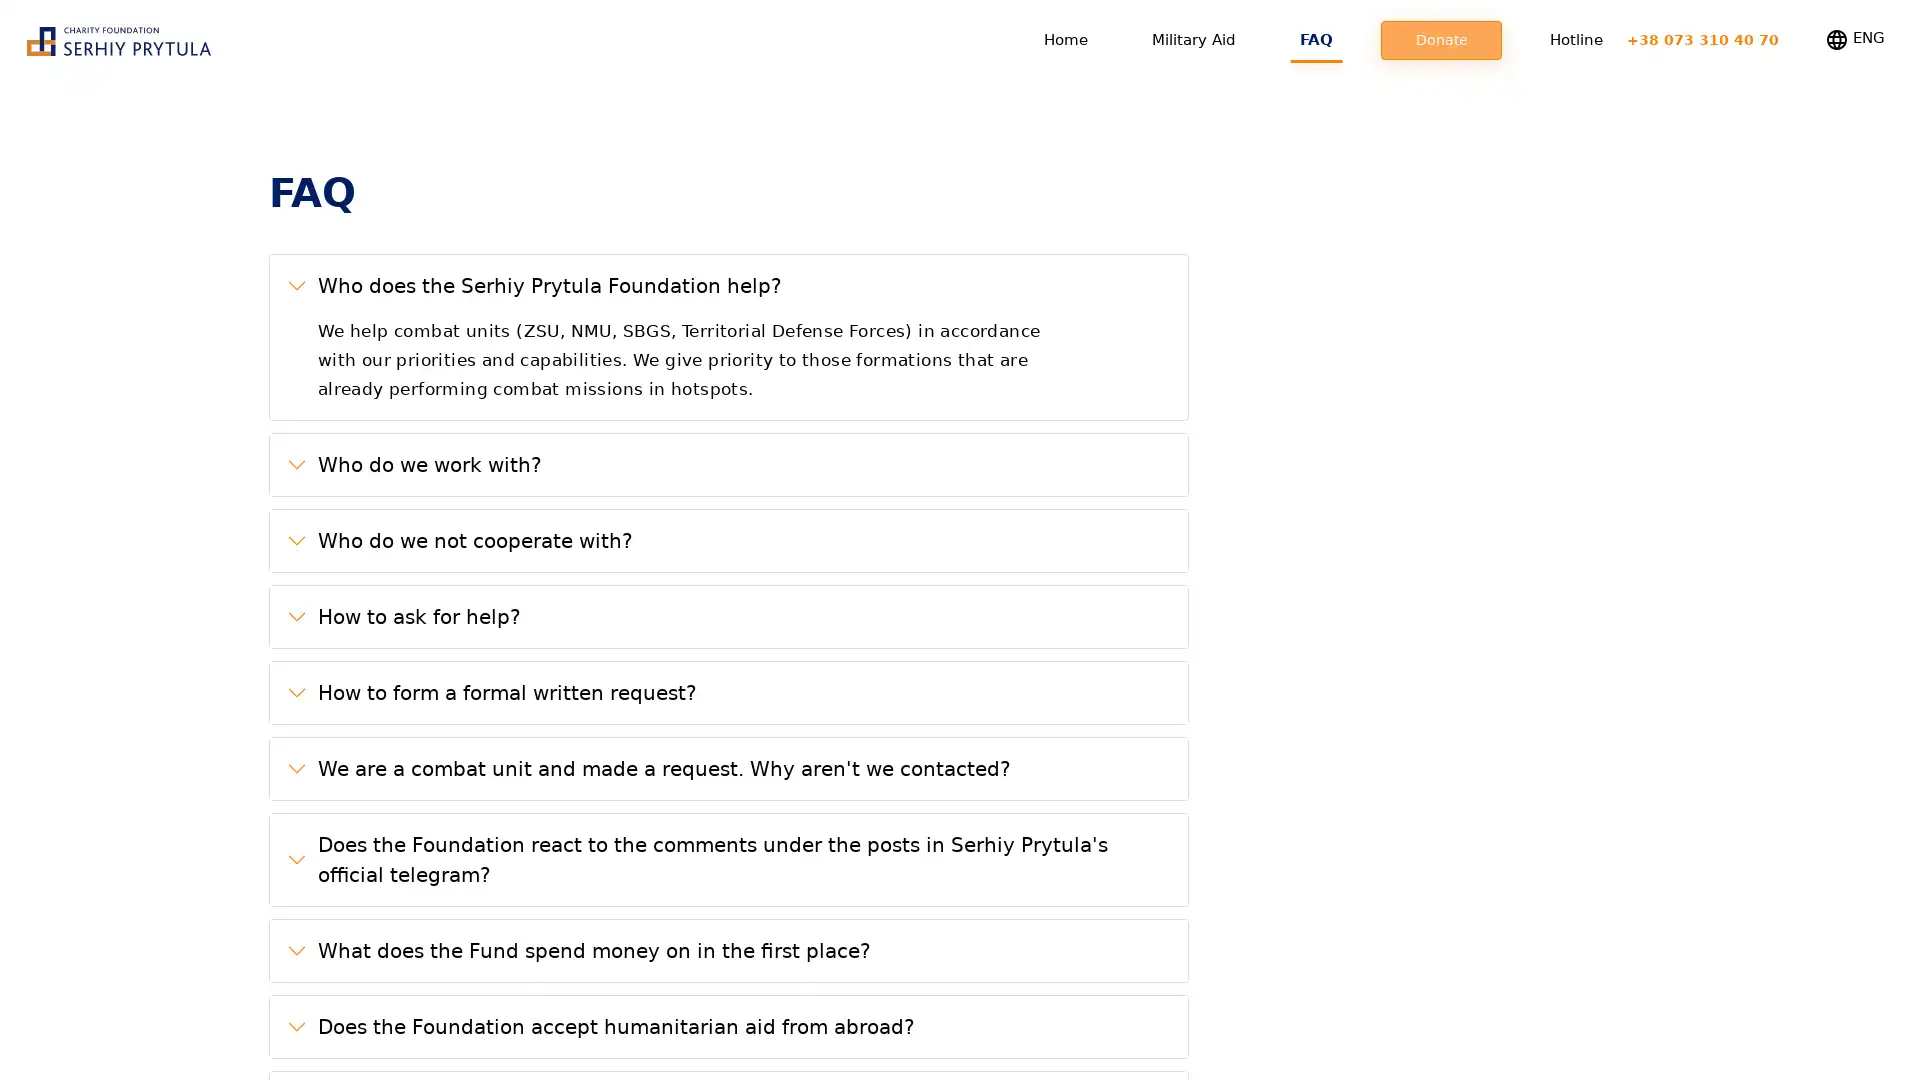  Describe the element at coordinates (727, 692) in the screenshot. I see `How to form a formal written request?` at that location.